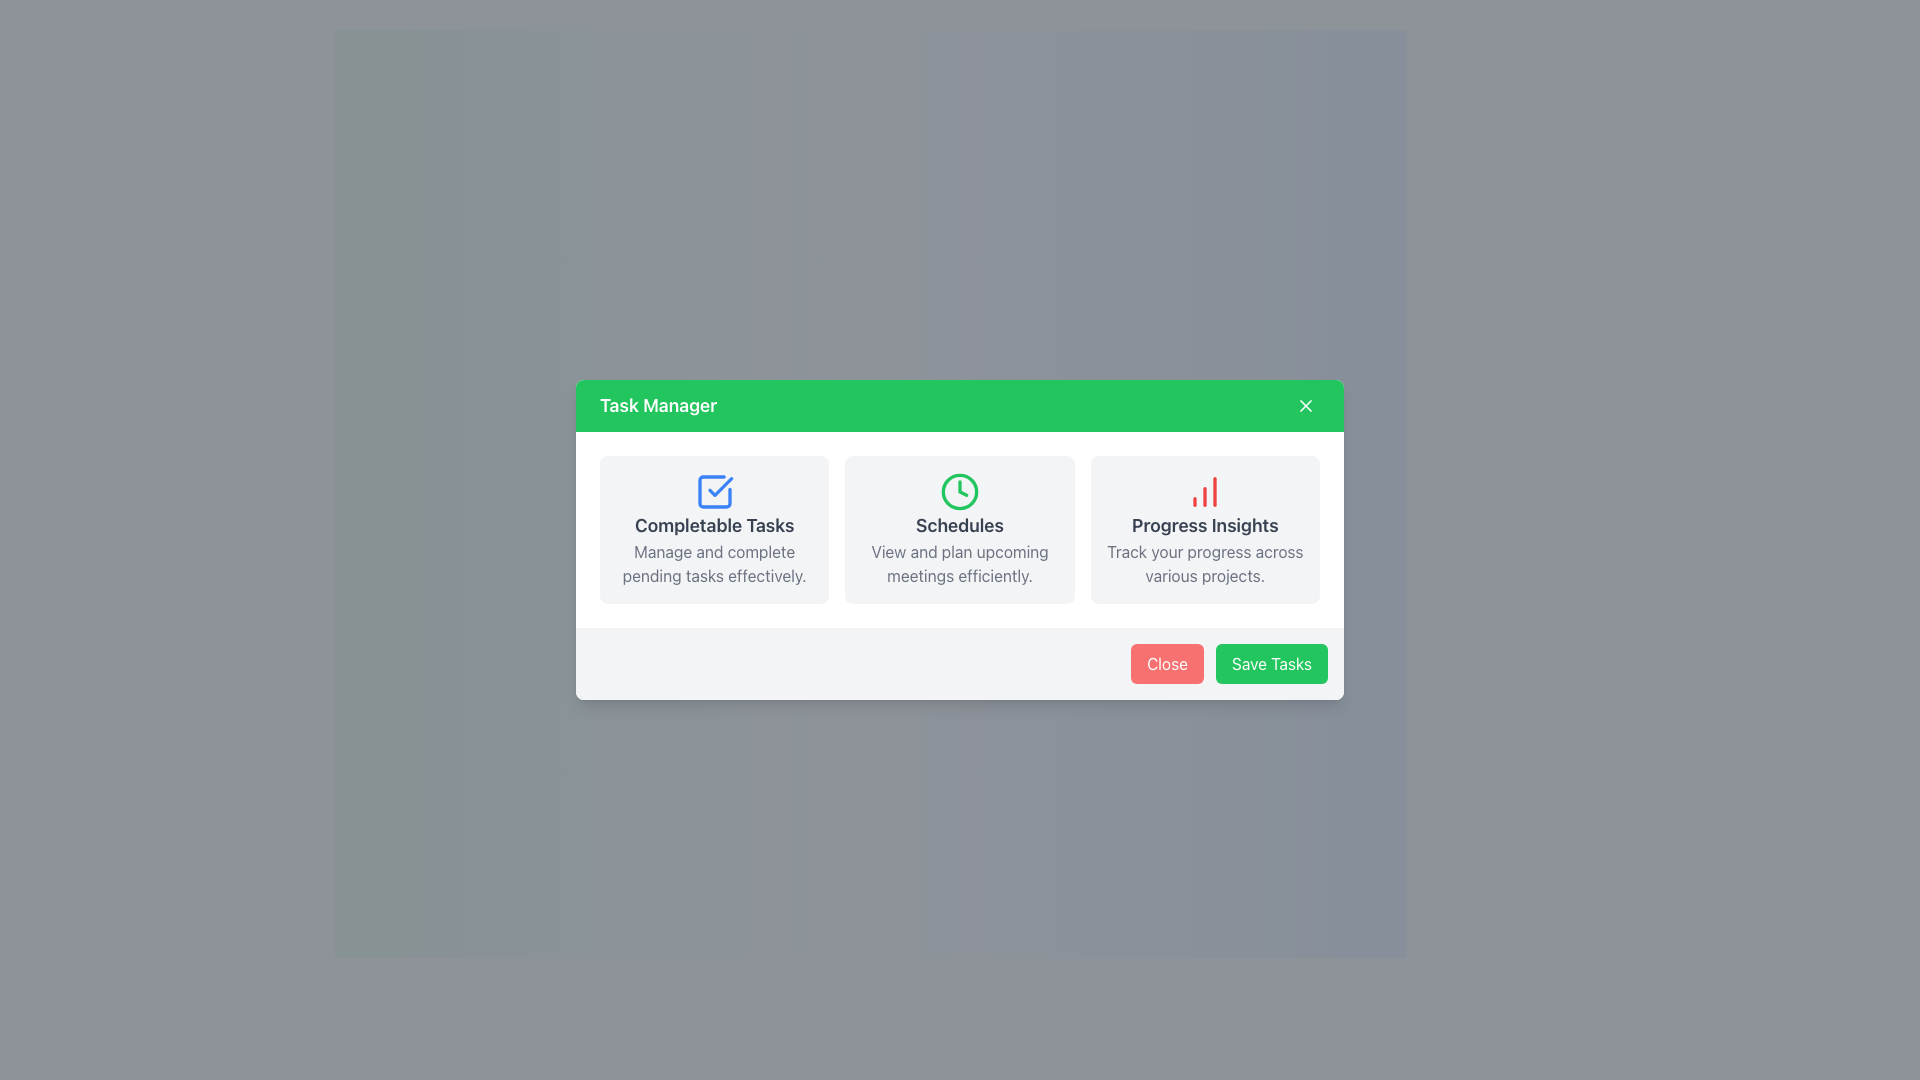  I want to click on the SVG Circle with a green border located within the clock icon in the 'Schedules' panel of the Task Manager dialog, so click(960, 492).